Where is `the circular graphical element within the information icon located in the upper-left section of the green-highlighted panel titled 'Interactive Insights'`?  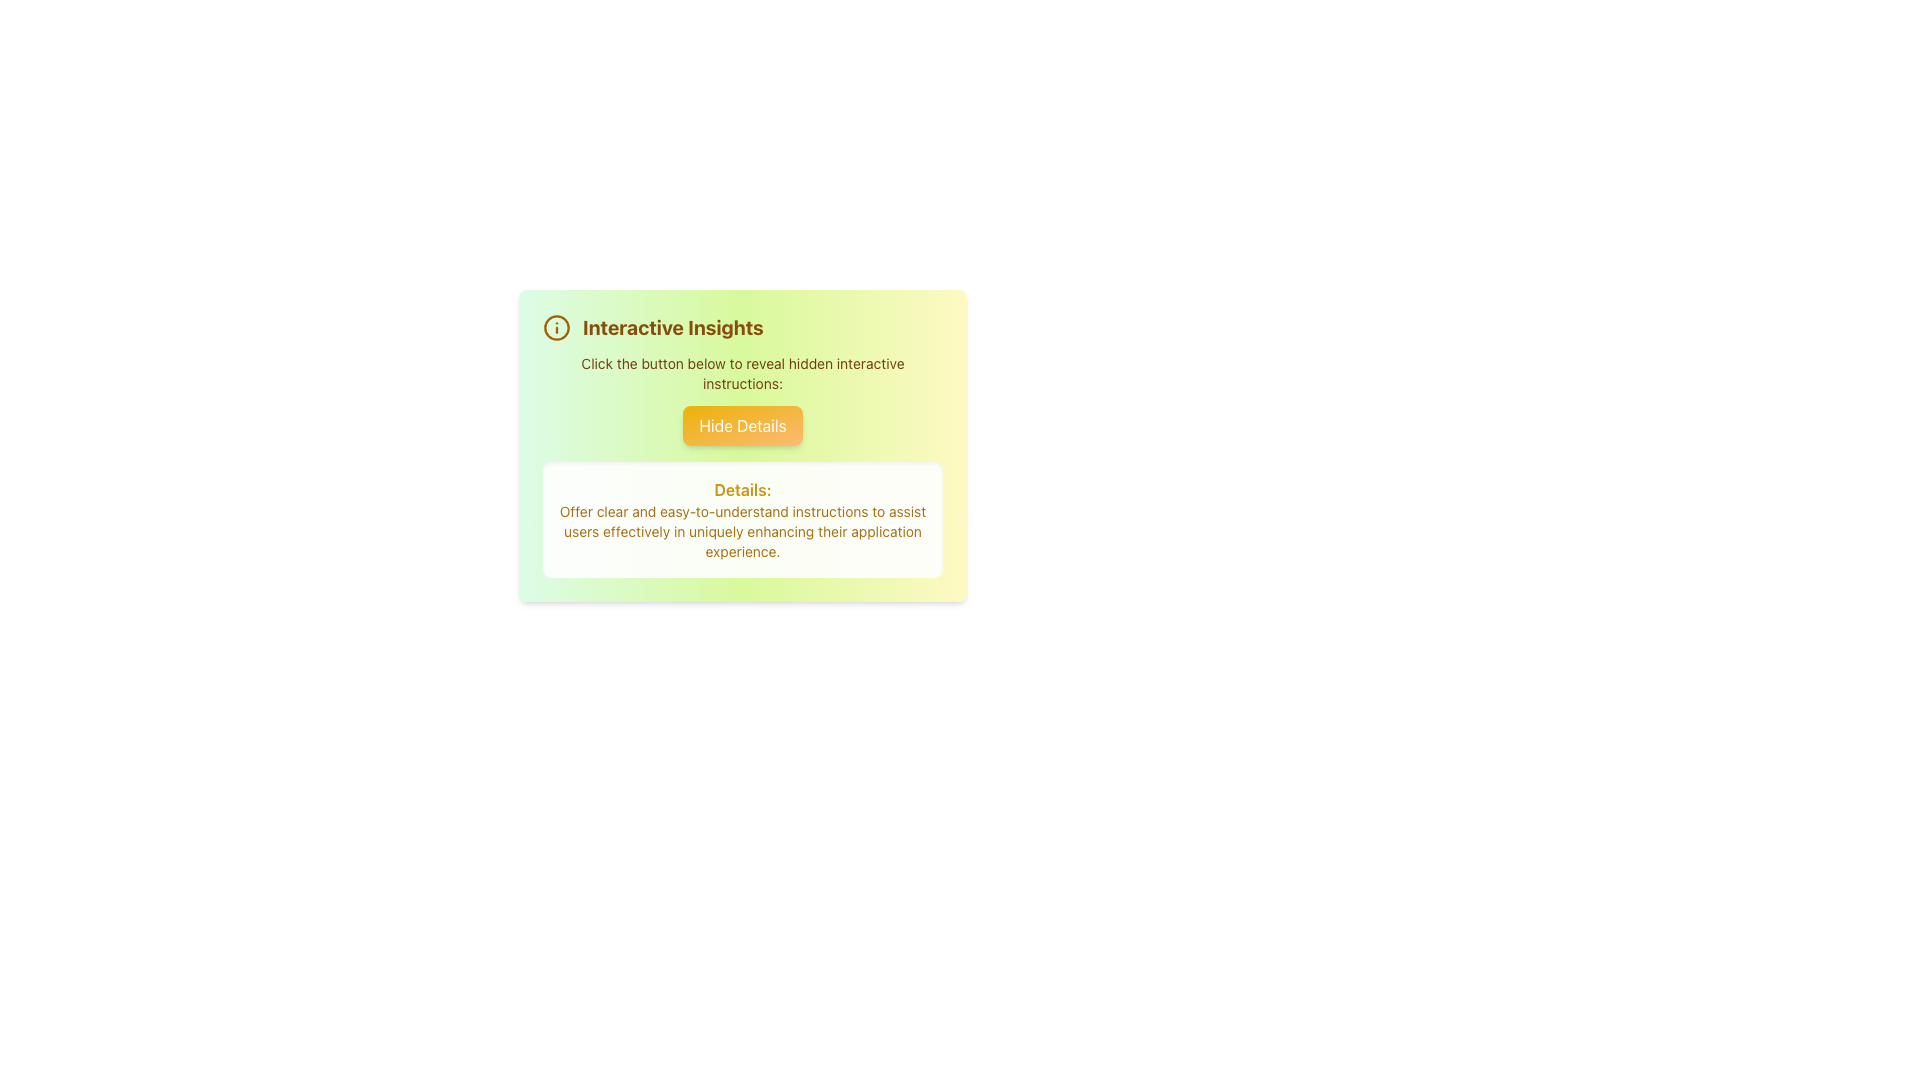
the circular graphical element within the information icon located in the upper-left section of the green-highlighted panel titled 'Interactive Insights' is located at coordinates (556, 326).